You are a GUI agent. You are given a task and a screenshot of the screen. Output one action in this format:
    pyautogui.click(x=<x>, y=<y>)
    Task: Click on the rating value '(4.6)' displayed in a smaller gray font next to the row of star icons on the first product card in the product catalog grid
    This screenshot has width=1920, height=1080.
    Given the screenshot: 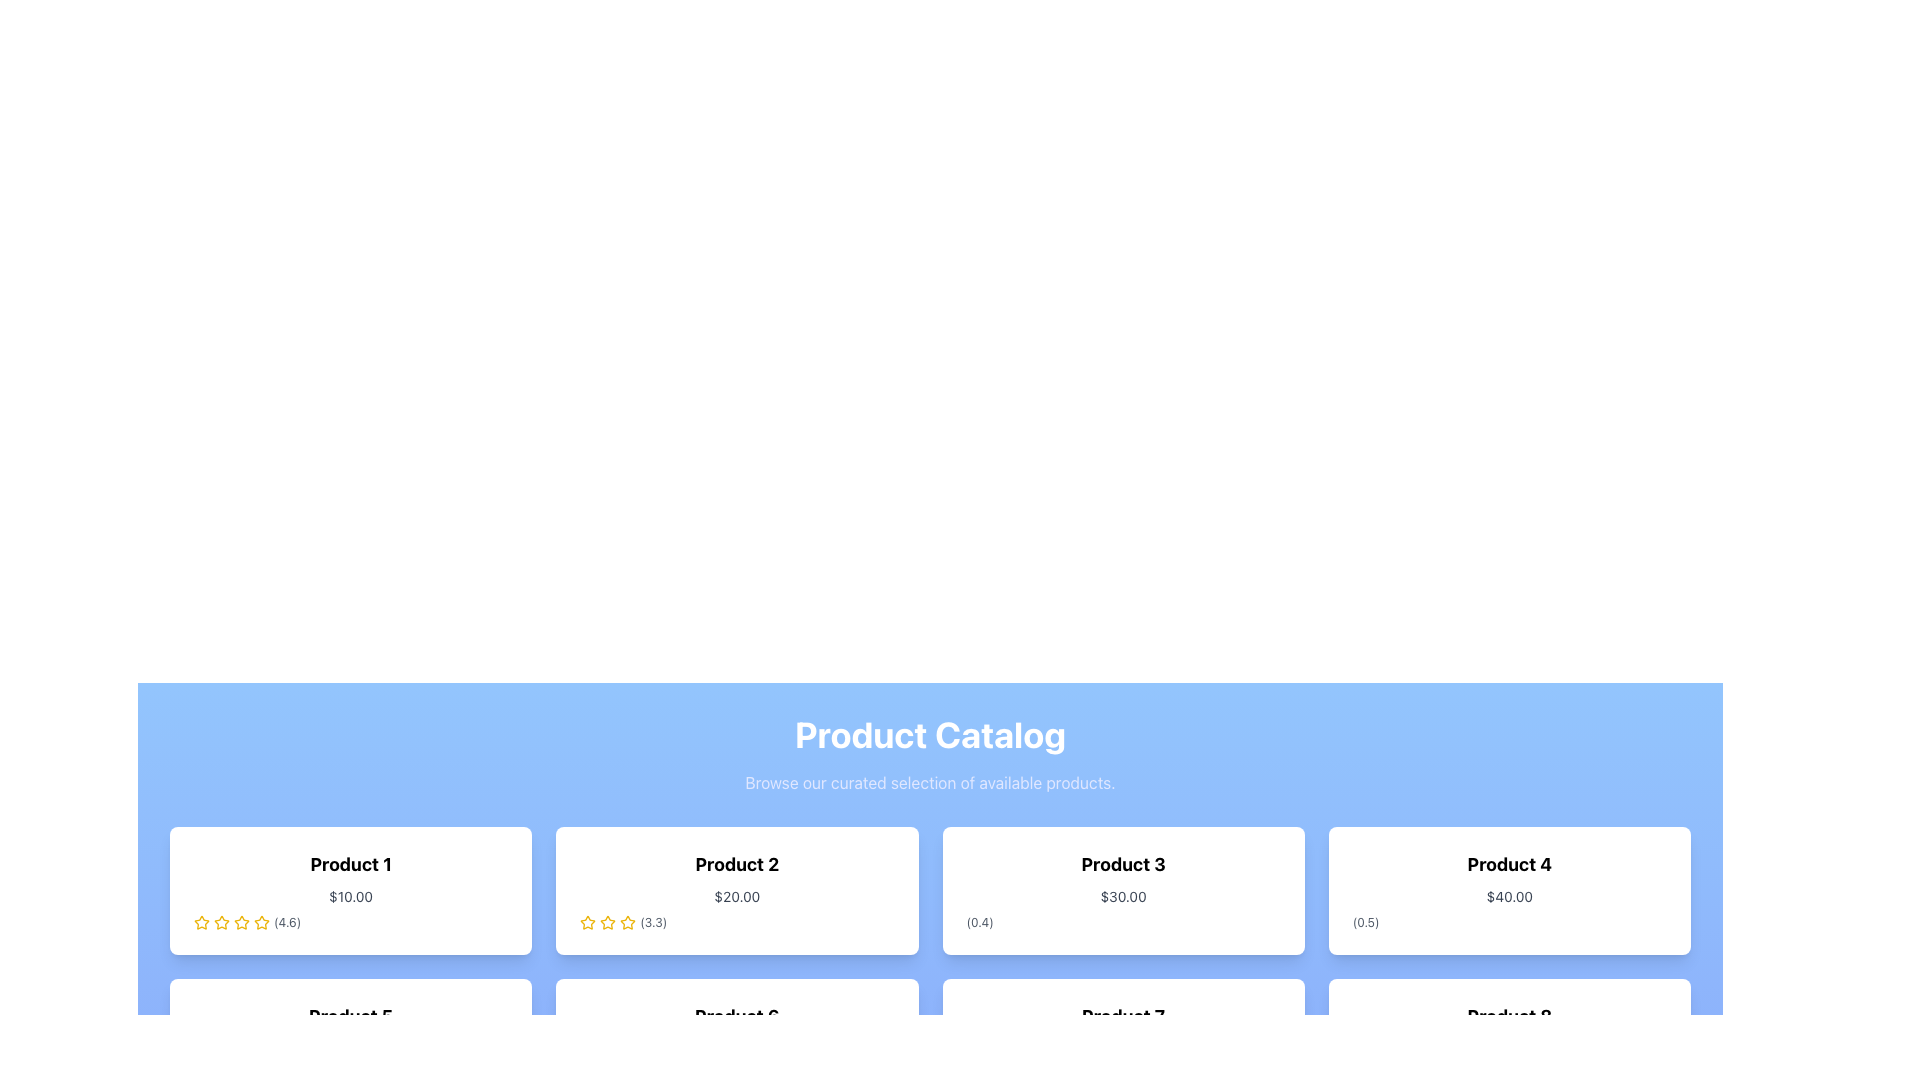 What is the action you would take?
    pyautogui.click(x=286, y=922)
    